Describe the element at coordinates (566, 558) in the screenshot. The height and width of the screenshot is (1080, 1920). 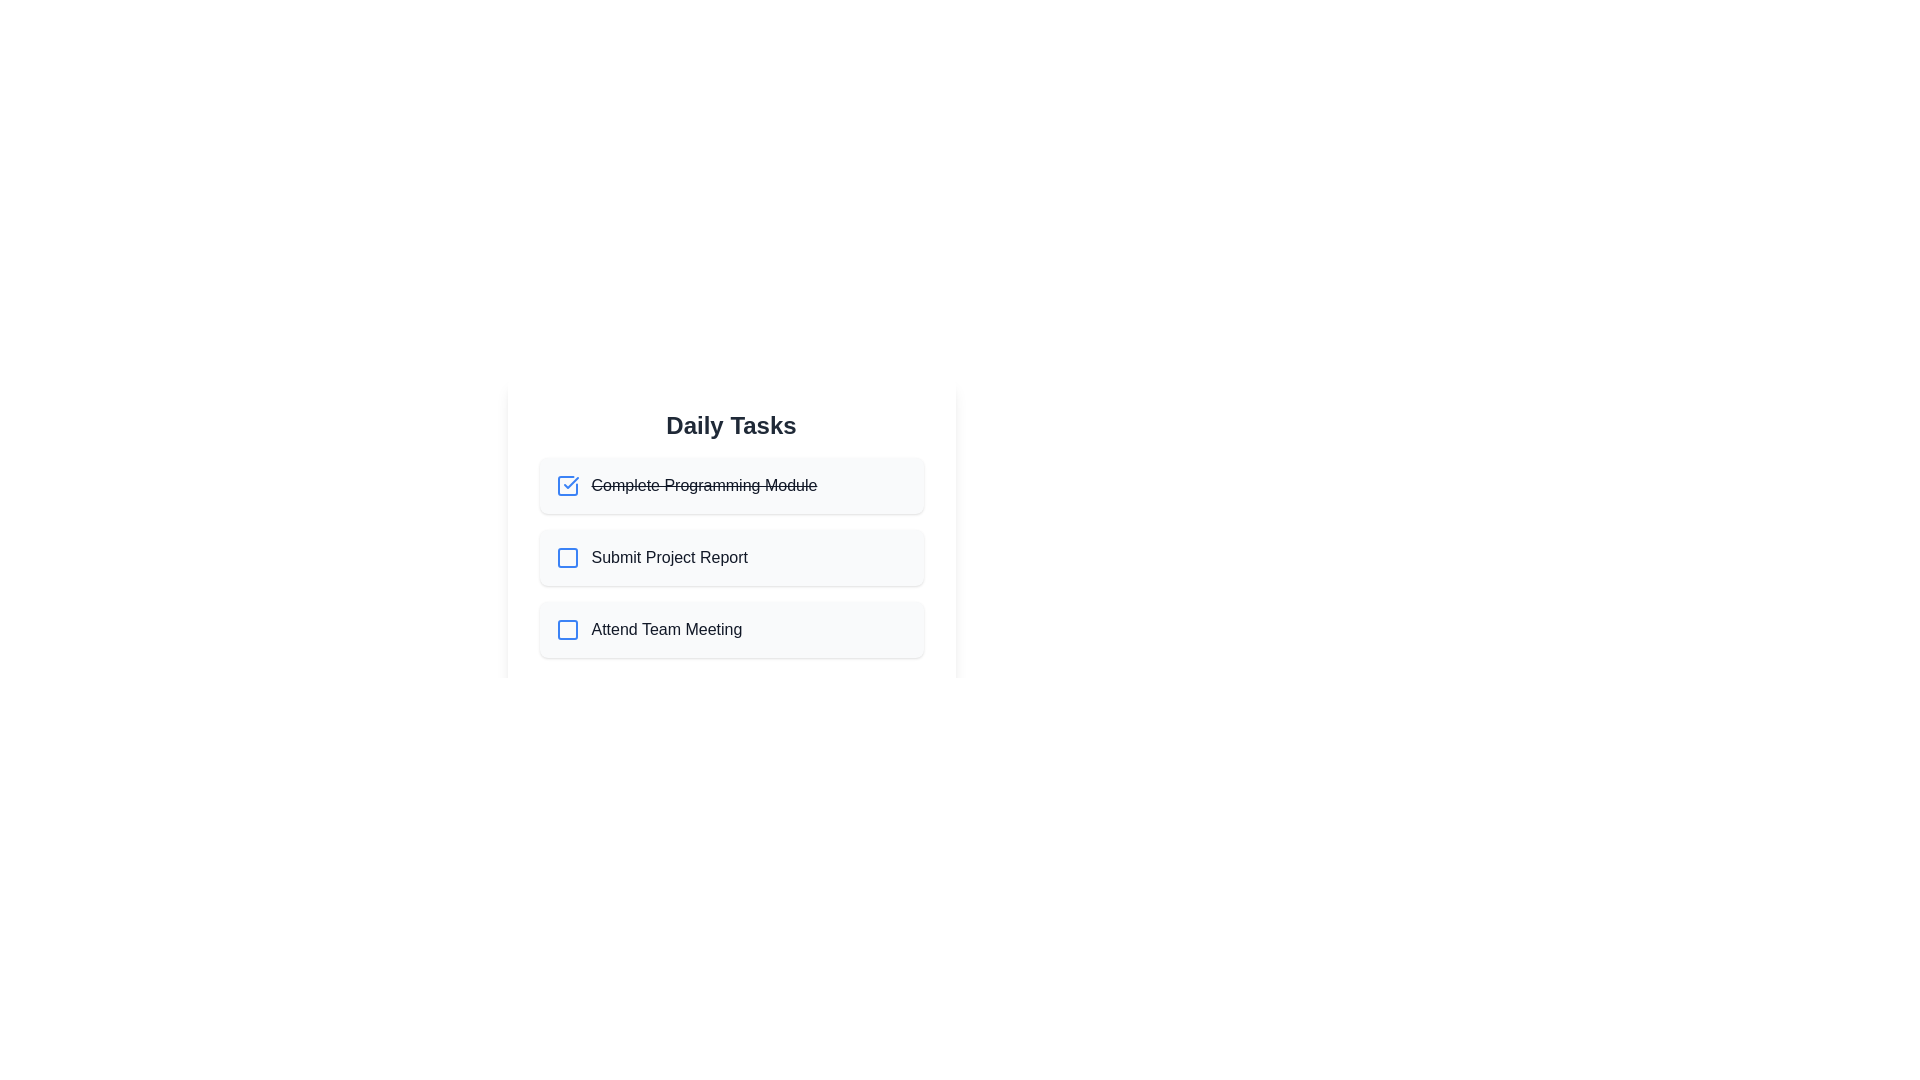
I see `the checkbox icon for the task 'Submit Project Report'` at that location.